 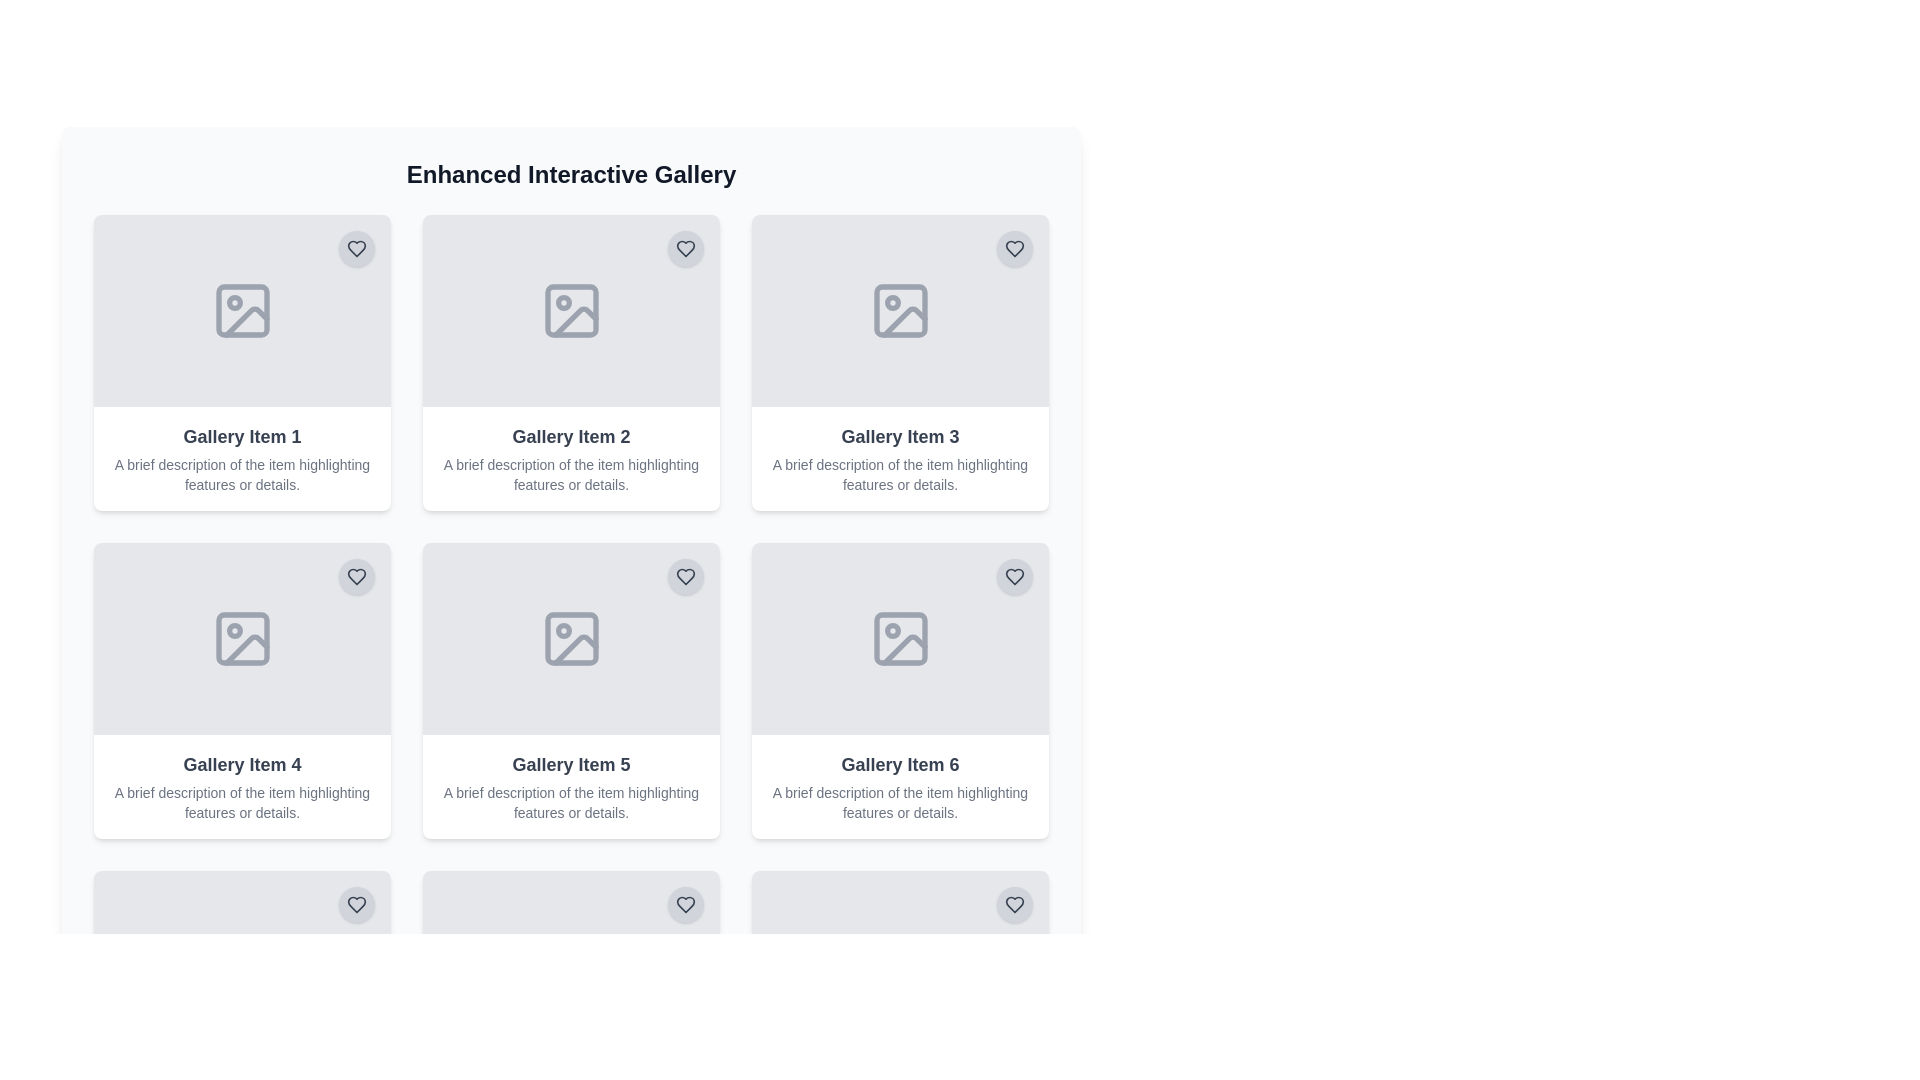 I want to click on the favorite icon located at the top-right corner inside the card labeled 'Gallery Item 3' to mark it as a favorite, so click(x=1014, y=248).